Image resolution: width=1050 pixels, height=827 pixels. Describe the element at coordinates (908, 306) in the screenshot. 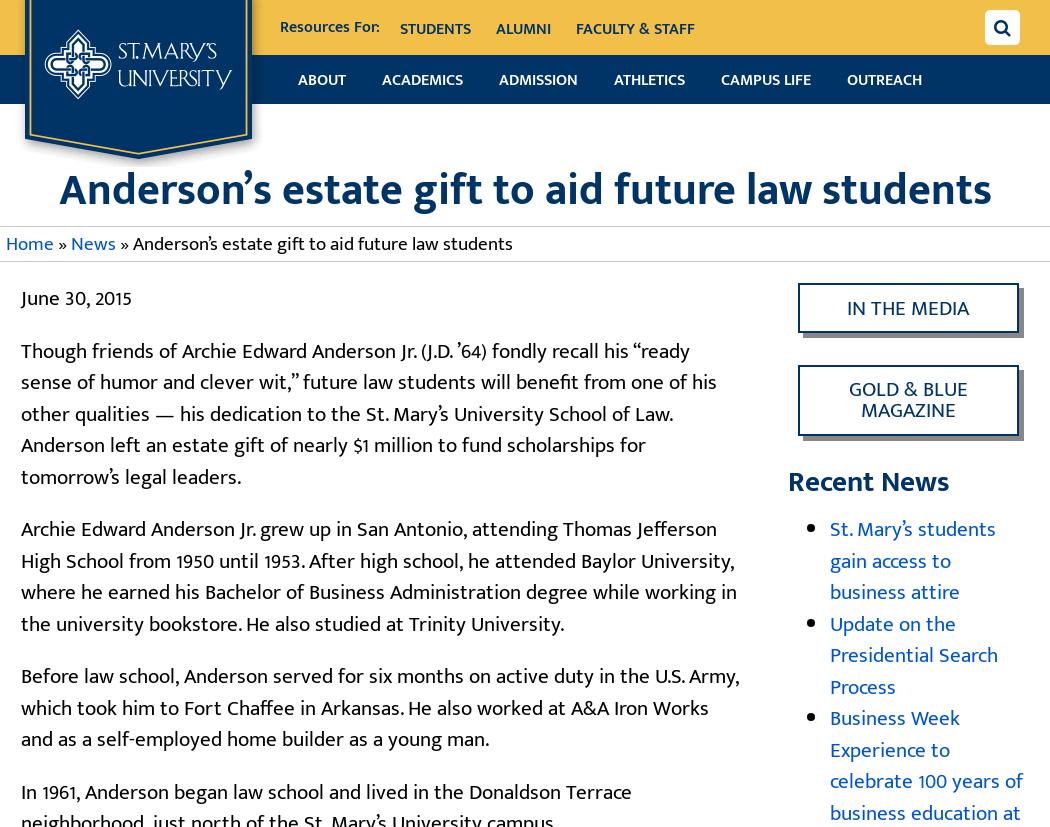

I see `'In the Media'` at that location.